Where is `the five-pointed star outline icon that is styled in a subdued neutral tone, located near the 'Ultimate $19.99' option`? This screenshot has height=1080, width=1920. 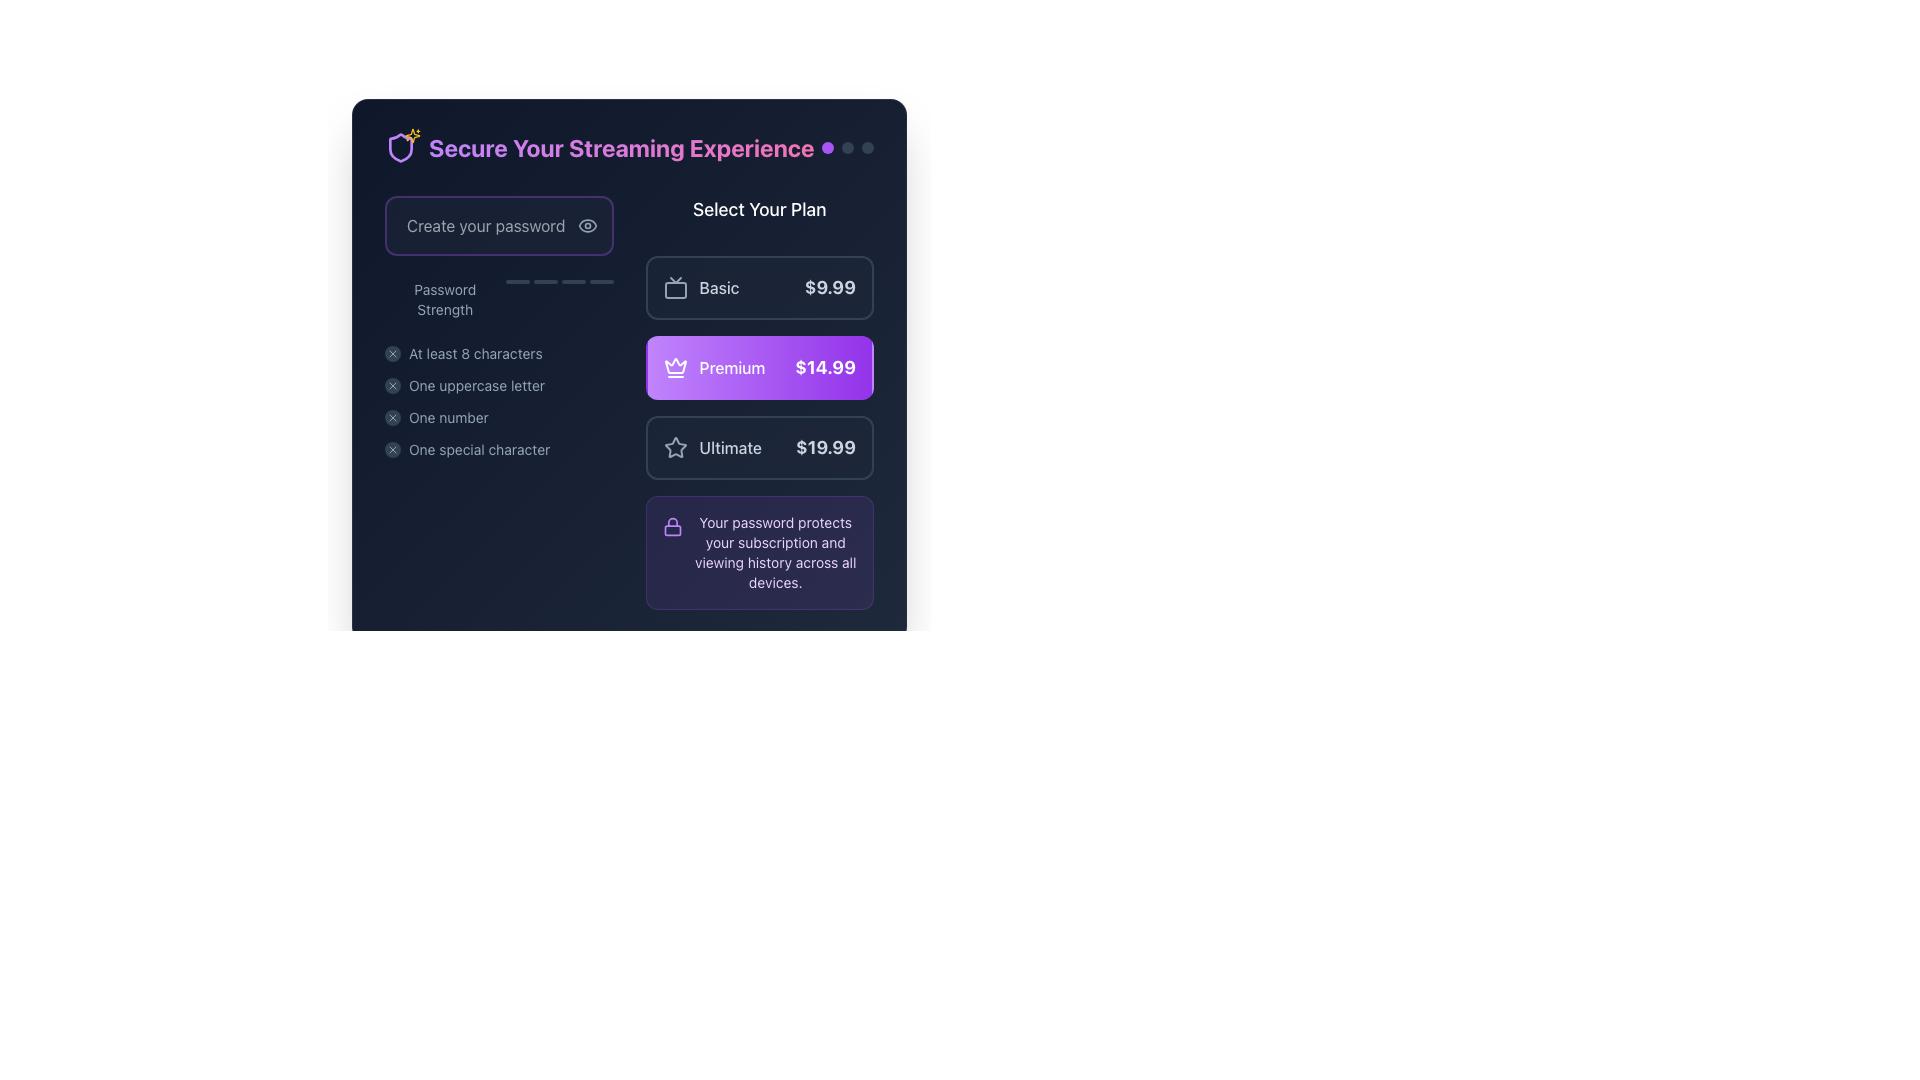 the five-pointed star outline icon that is styled in a subdued neutral tone, located near the 'Ultimate $19.99' option is located at coordinates (675, 446).